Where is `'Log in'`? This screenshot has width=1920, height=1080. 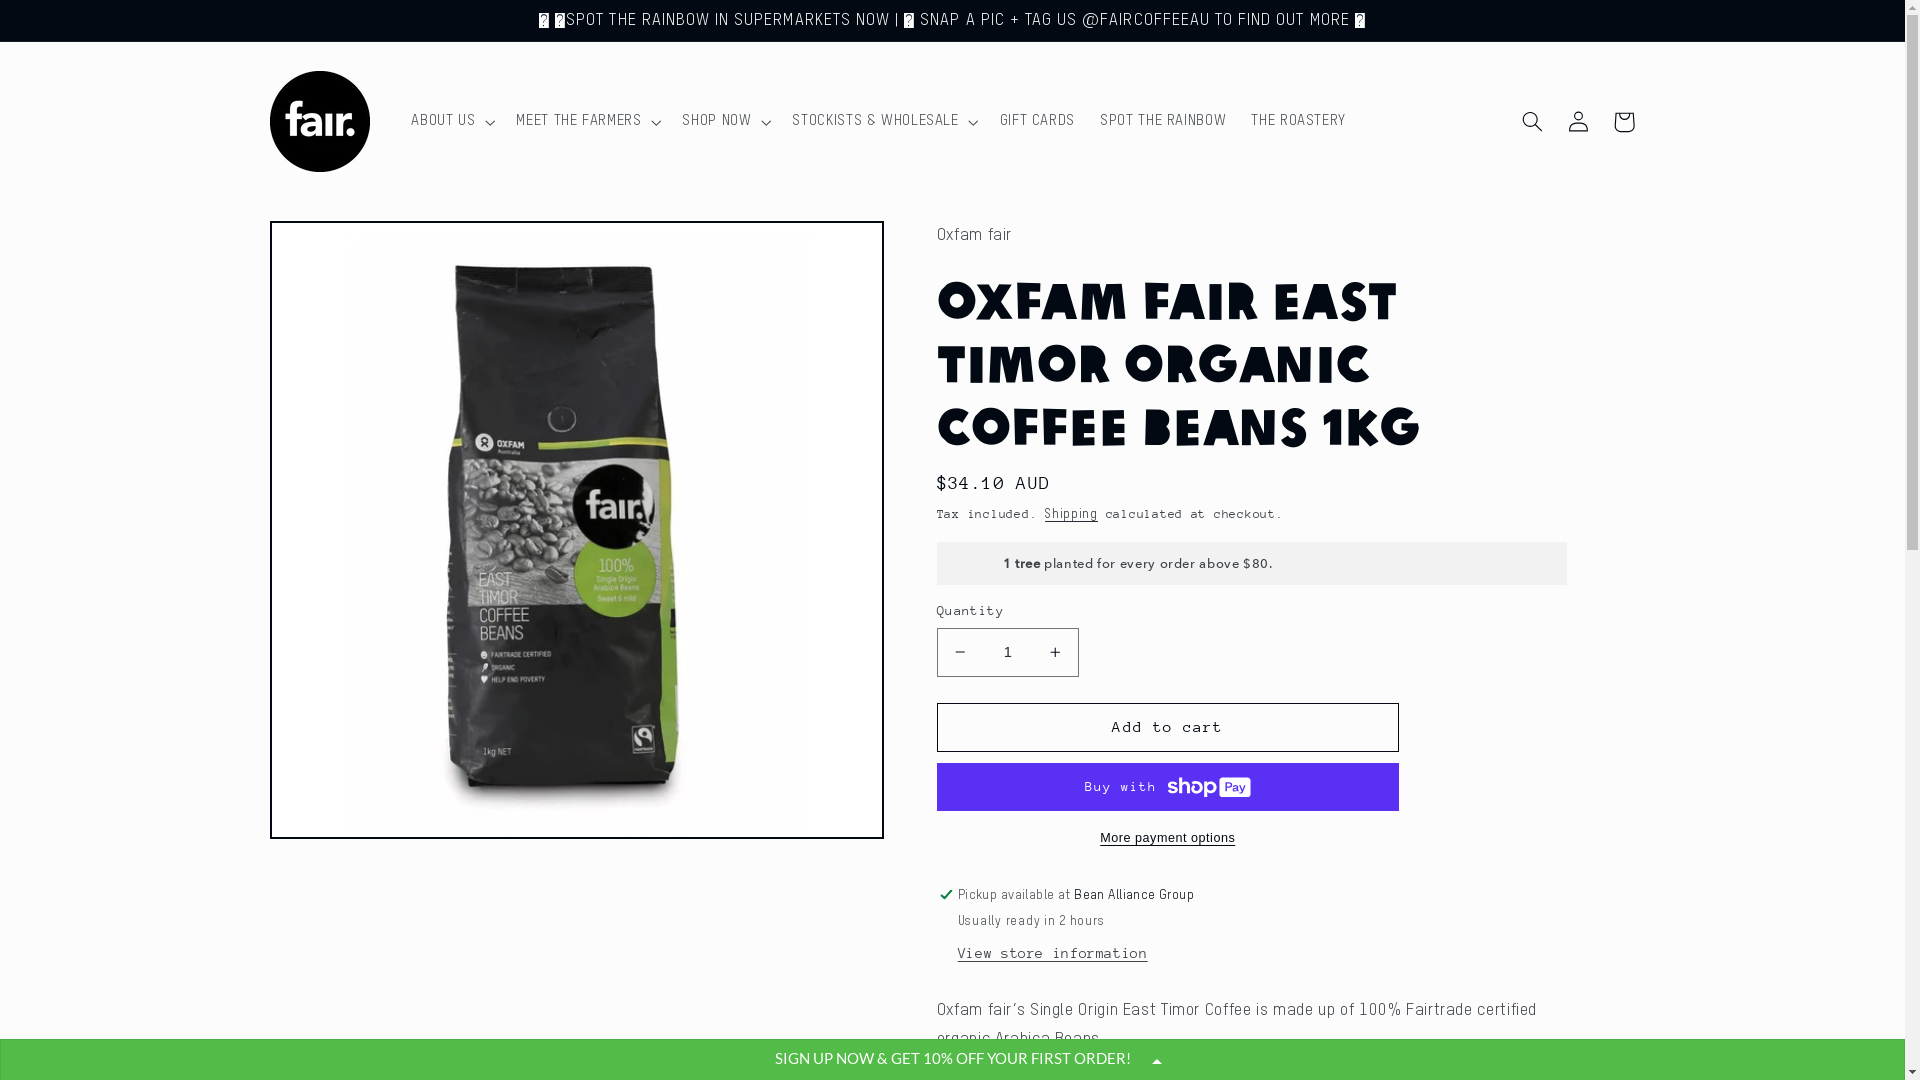 'Log in' is located at coordinates (1577, 122).